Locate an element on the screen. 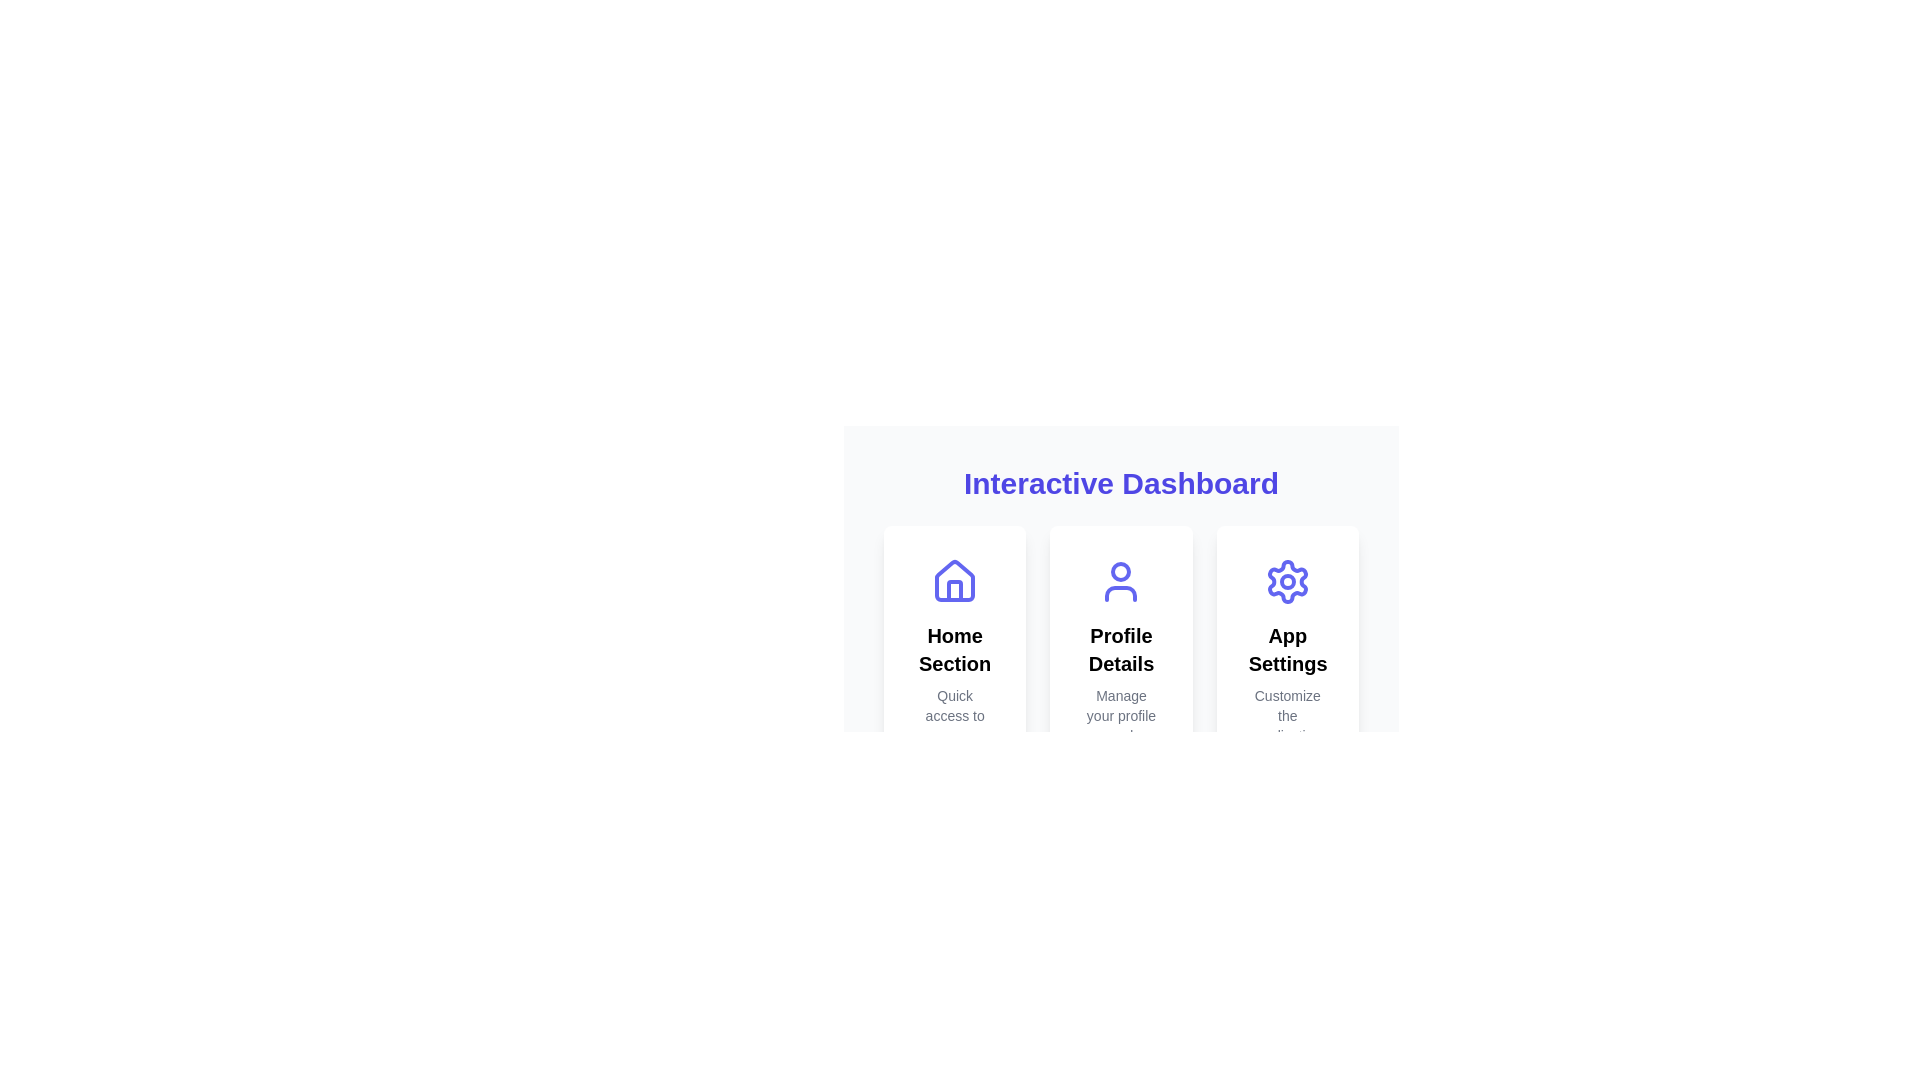 The width and height of the screenshot is (1920, 1080). the house icon, which is centrally aligned at the top of the leftmost card labeled 'Home Section' in the 'Interactive Dashboard' is located at coordinates (954, 582).